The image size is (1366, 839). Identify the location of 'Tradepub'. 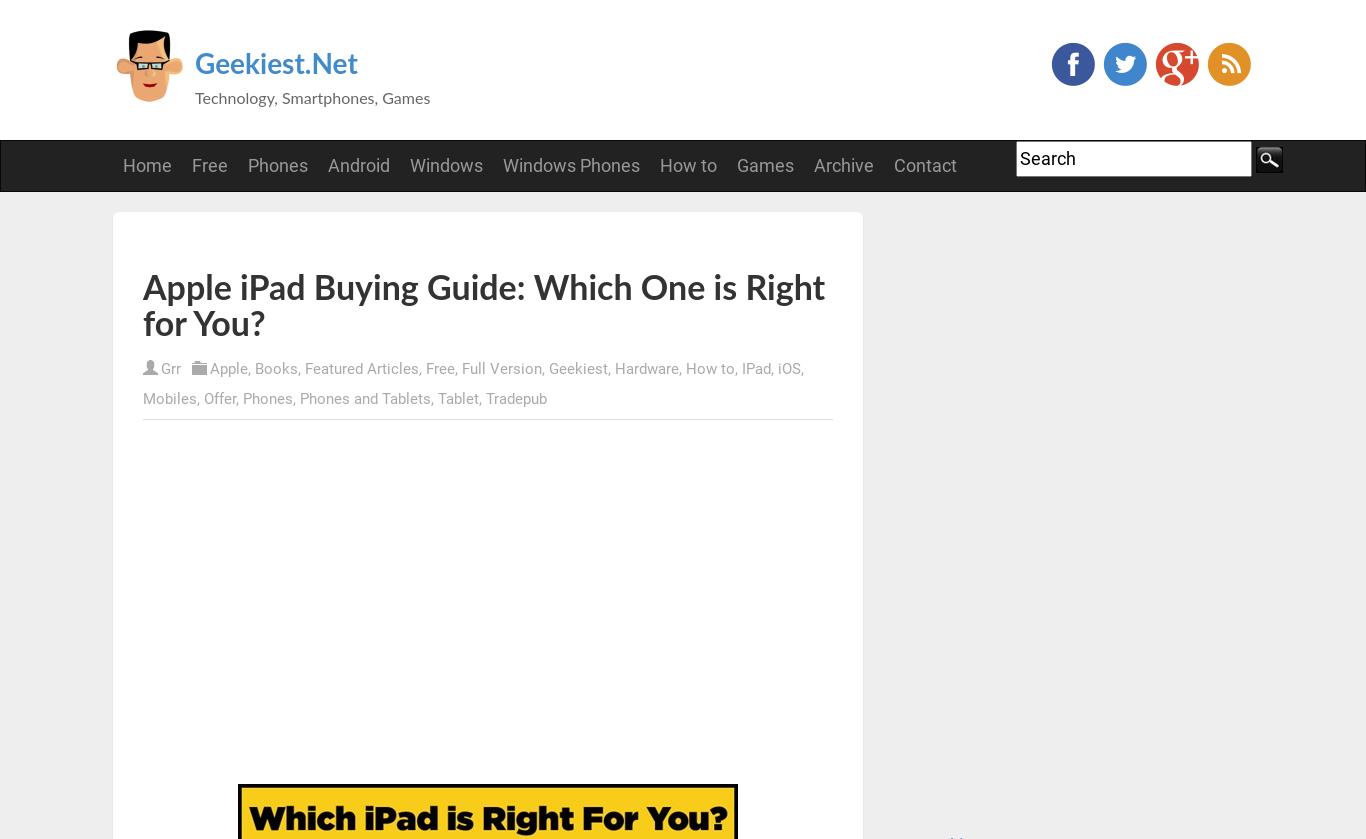
(516, 399).